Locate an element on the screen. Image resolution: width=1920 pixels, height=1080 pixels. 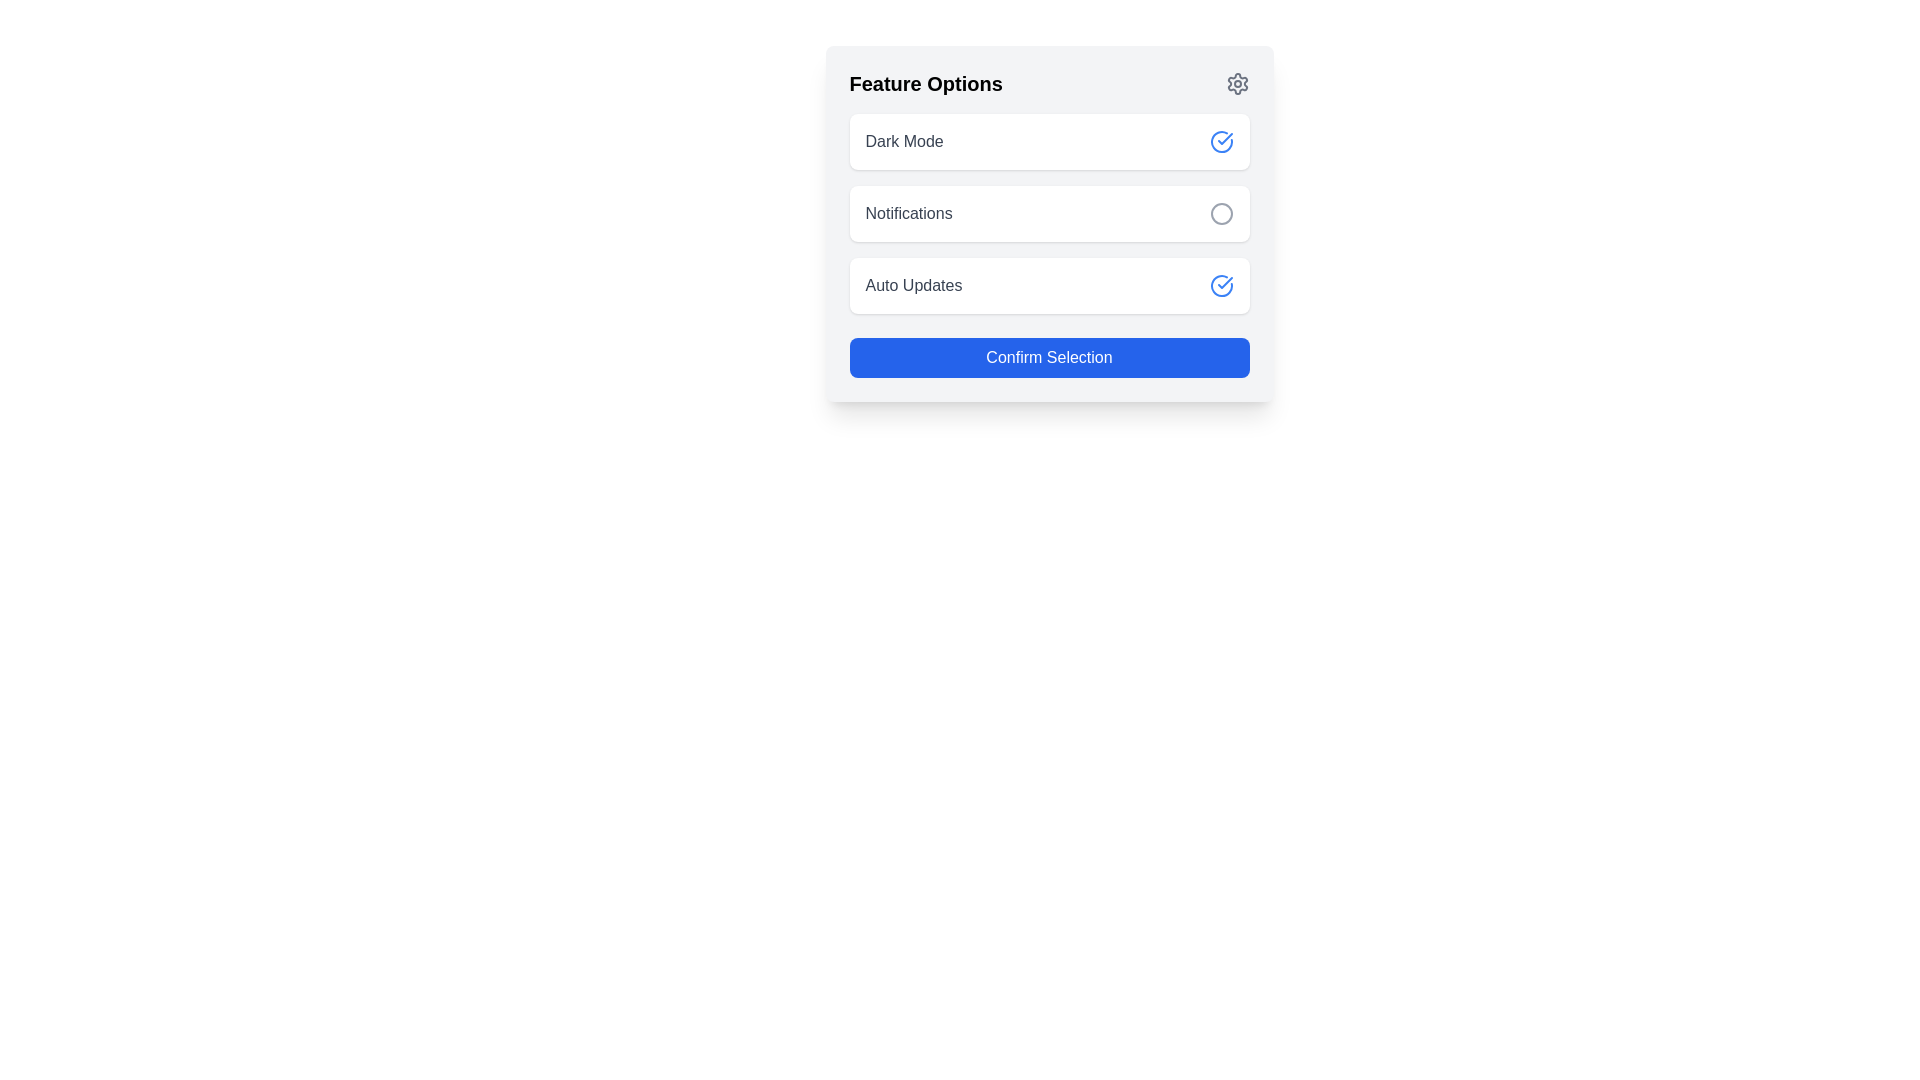
the circular checkmark outline icon located to the right of the 'Auto Updates' option in the feature options list is located at coordinates (1220, 285).